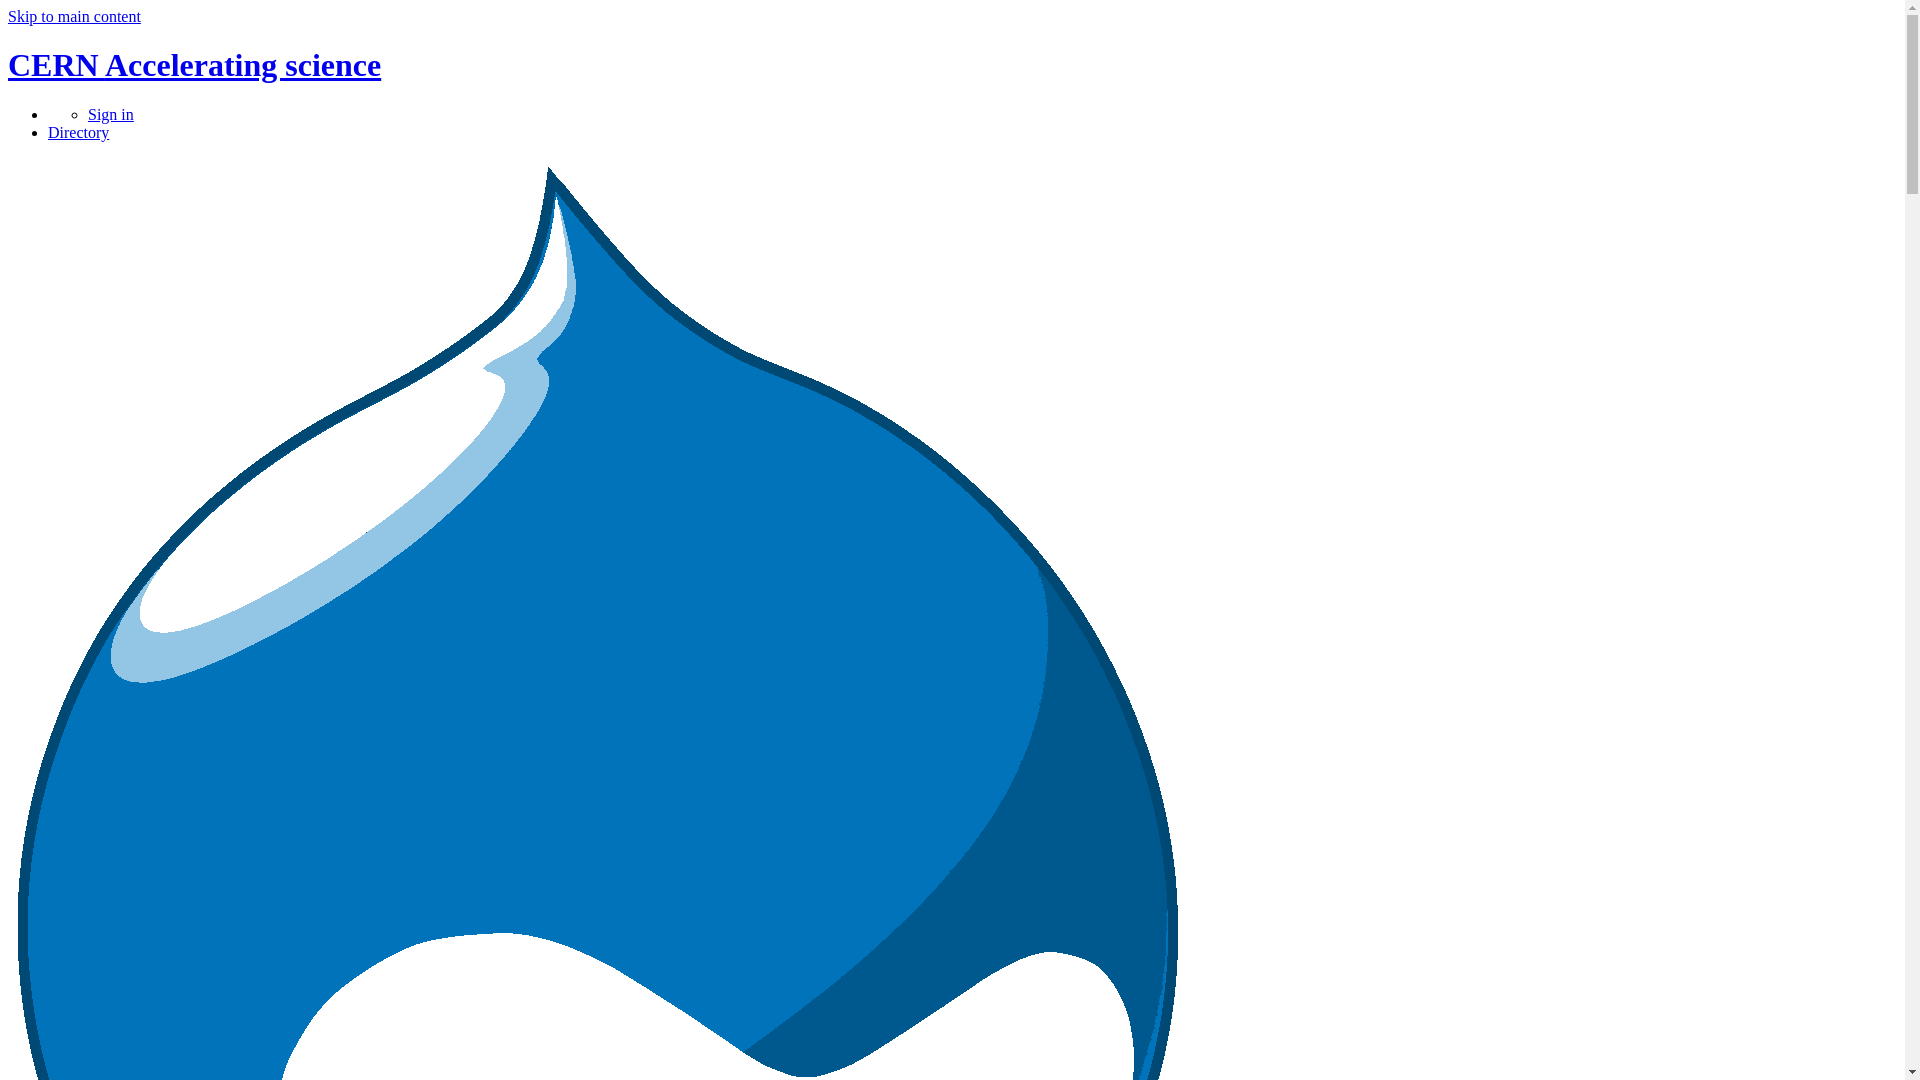 This screenshot has width=1920, height=1080. I want to click on 'Directory', so click(78, 132).